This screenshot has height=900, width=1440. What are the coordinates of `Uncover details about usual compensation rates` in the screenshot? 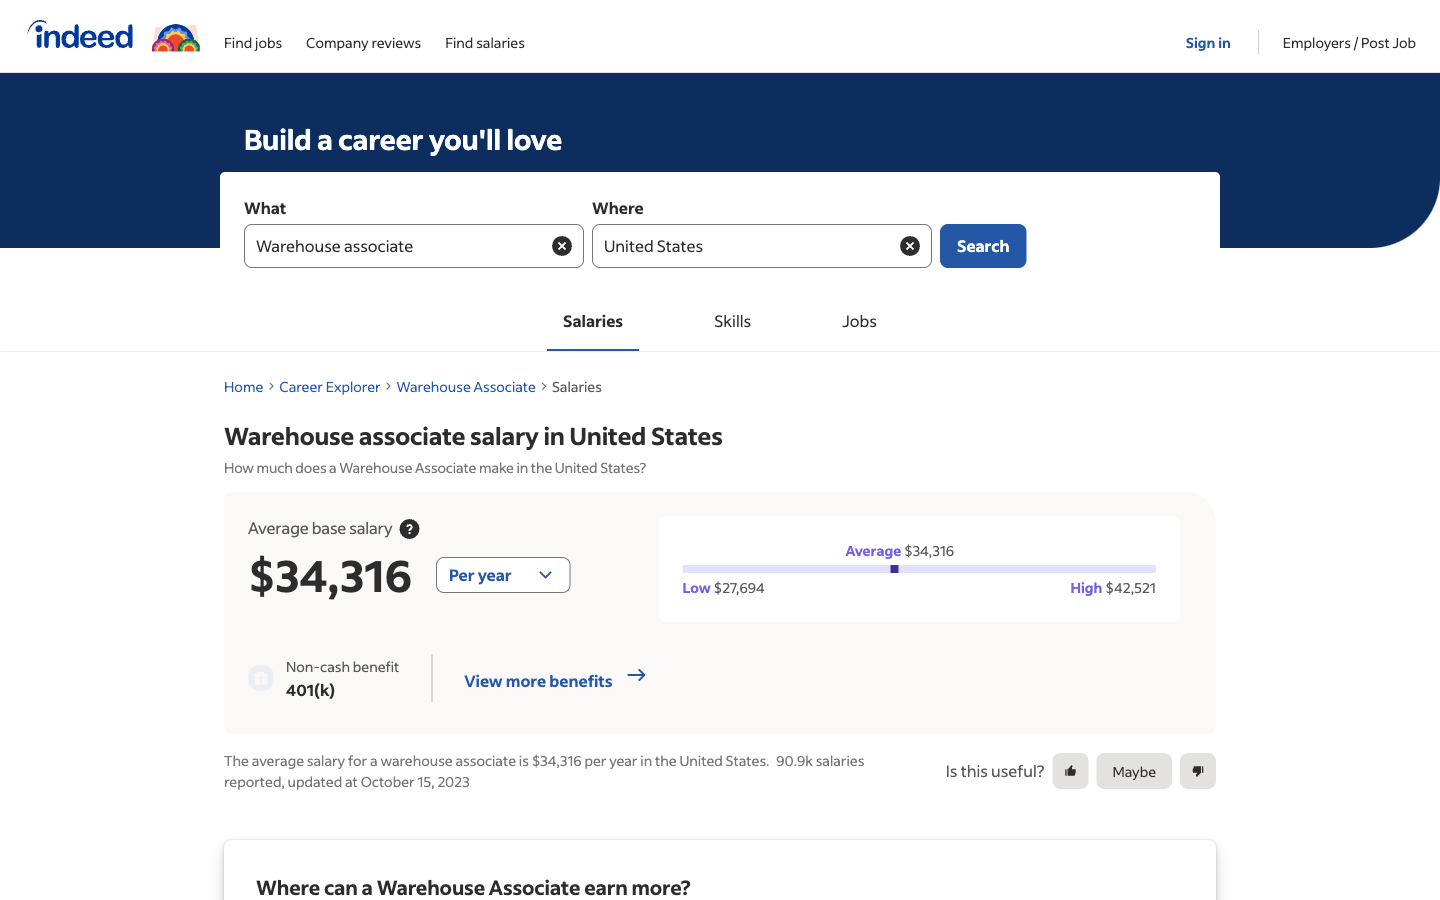 It's located at (407, 528).